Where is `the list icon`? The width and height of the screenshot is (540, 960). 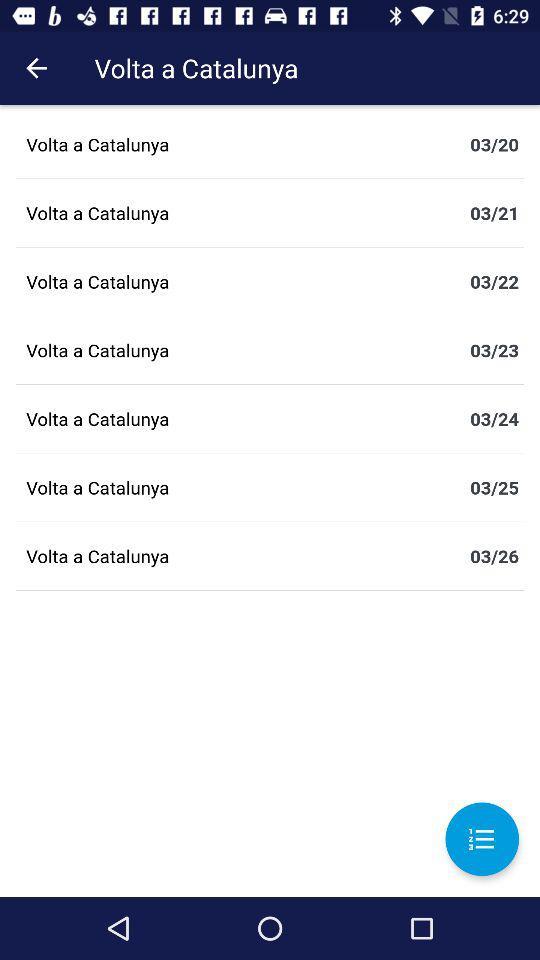 the list icon is located at coordinates (481, 839).